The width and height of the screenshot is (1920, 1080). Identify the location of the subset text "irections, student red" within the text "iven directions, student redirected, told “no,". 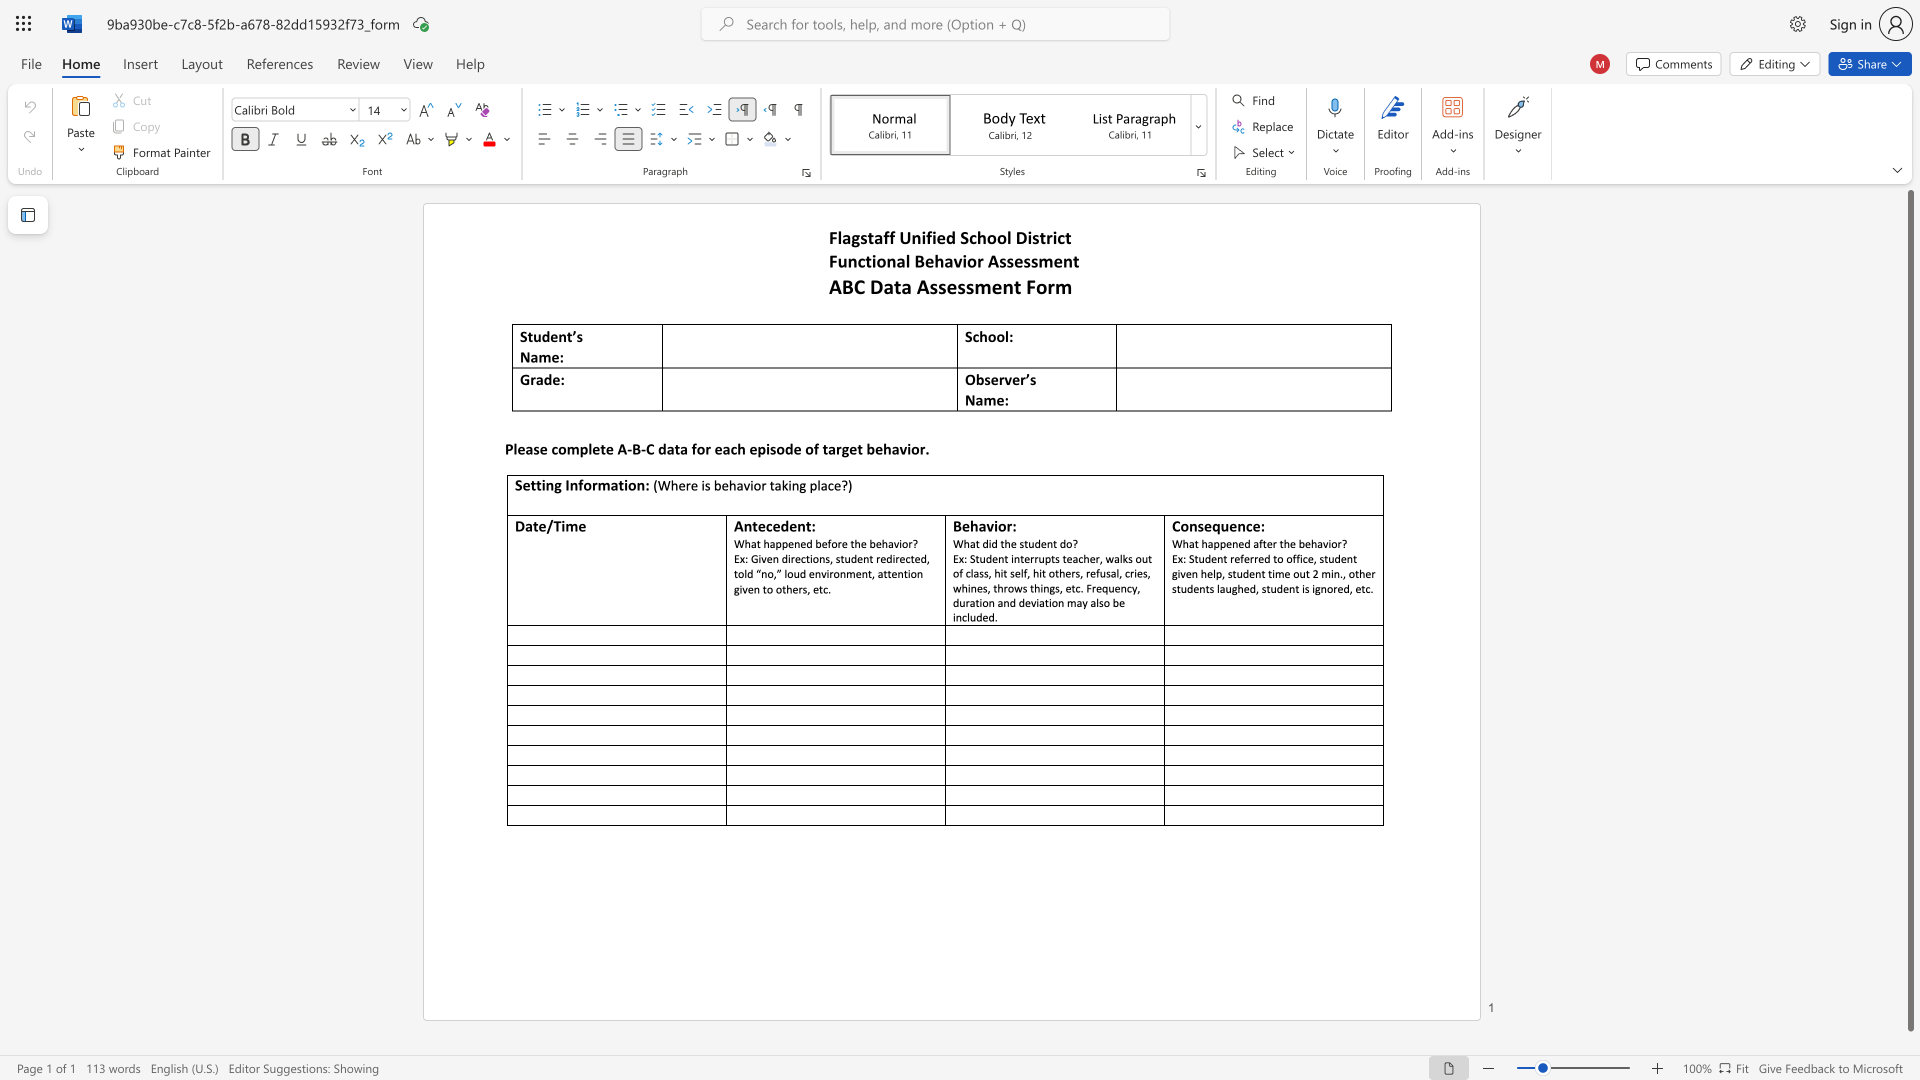
(786, 558).